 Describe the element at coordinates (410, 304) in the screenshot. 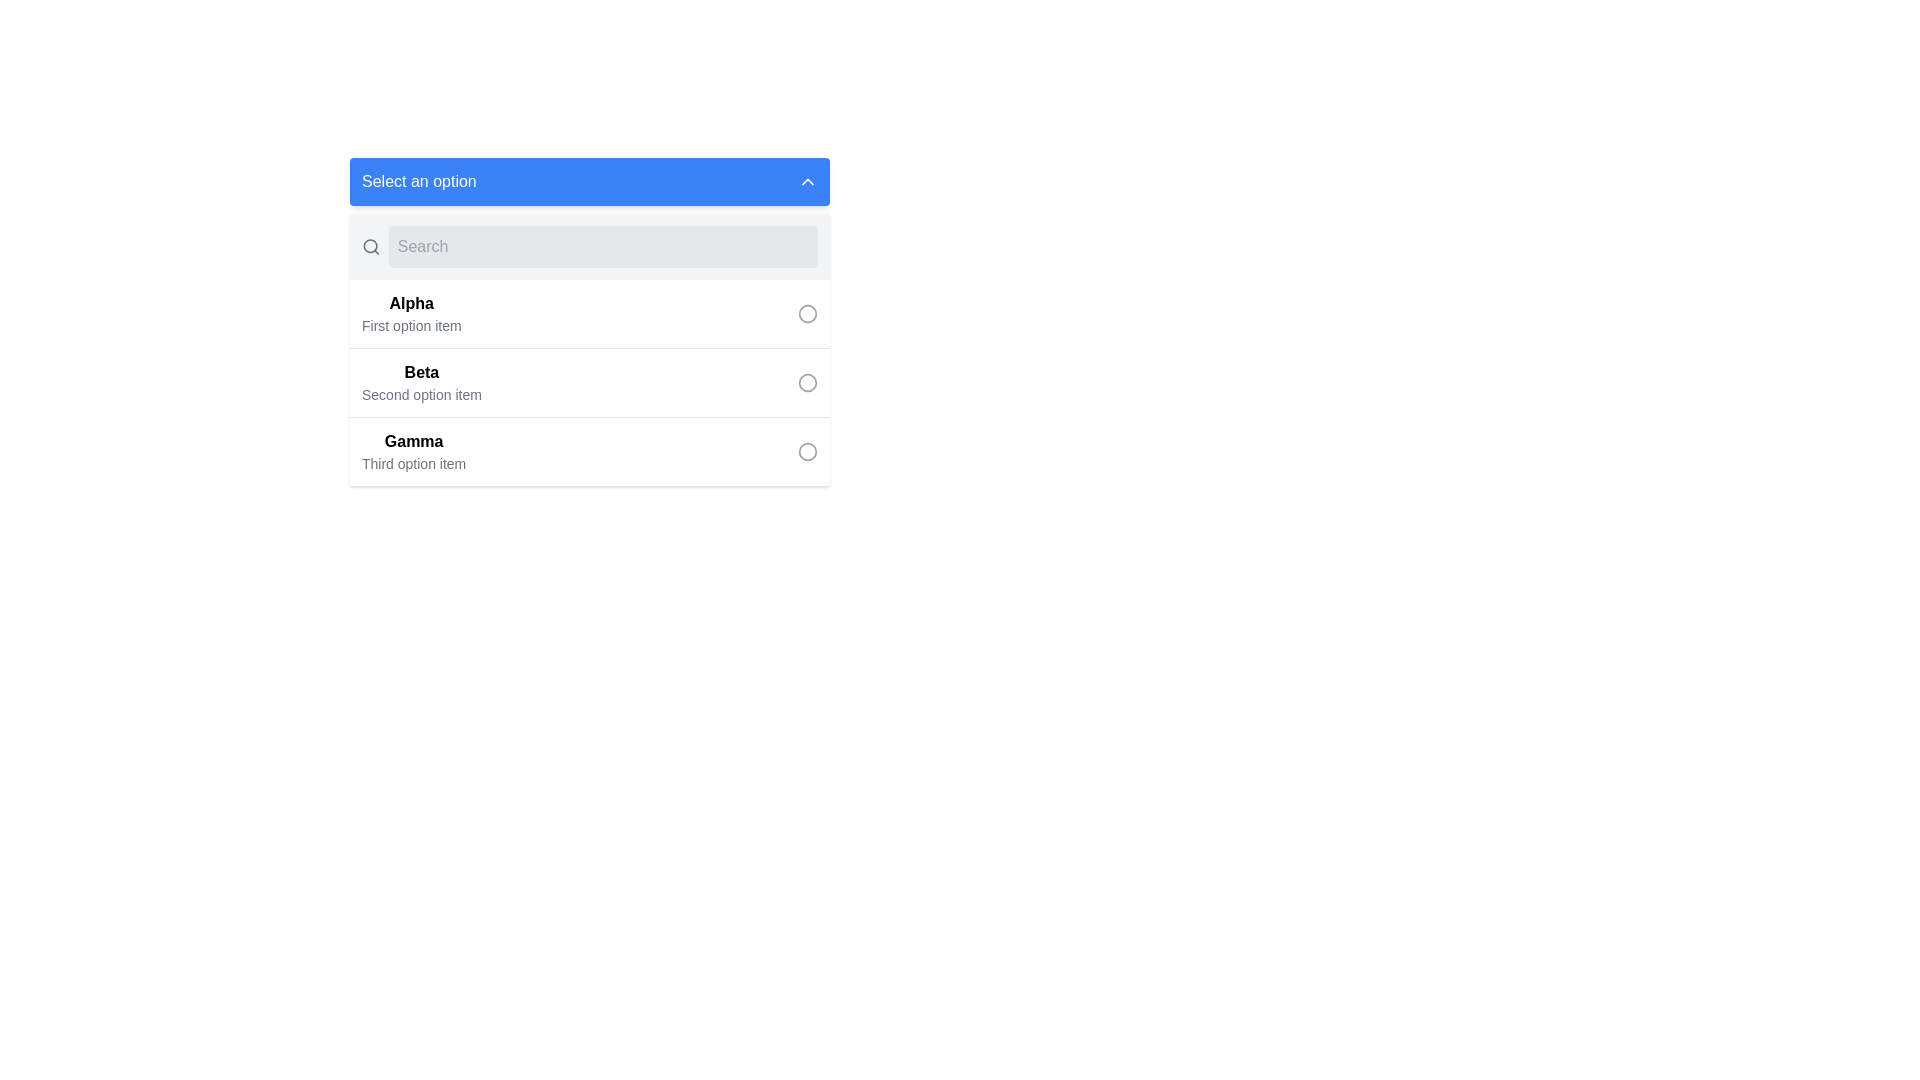

I see `the text label that identifies the first option in the selection list, located directly below the search bar of the dropdown menu` at that location.